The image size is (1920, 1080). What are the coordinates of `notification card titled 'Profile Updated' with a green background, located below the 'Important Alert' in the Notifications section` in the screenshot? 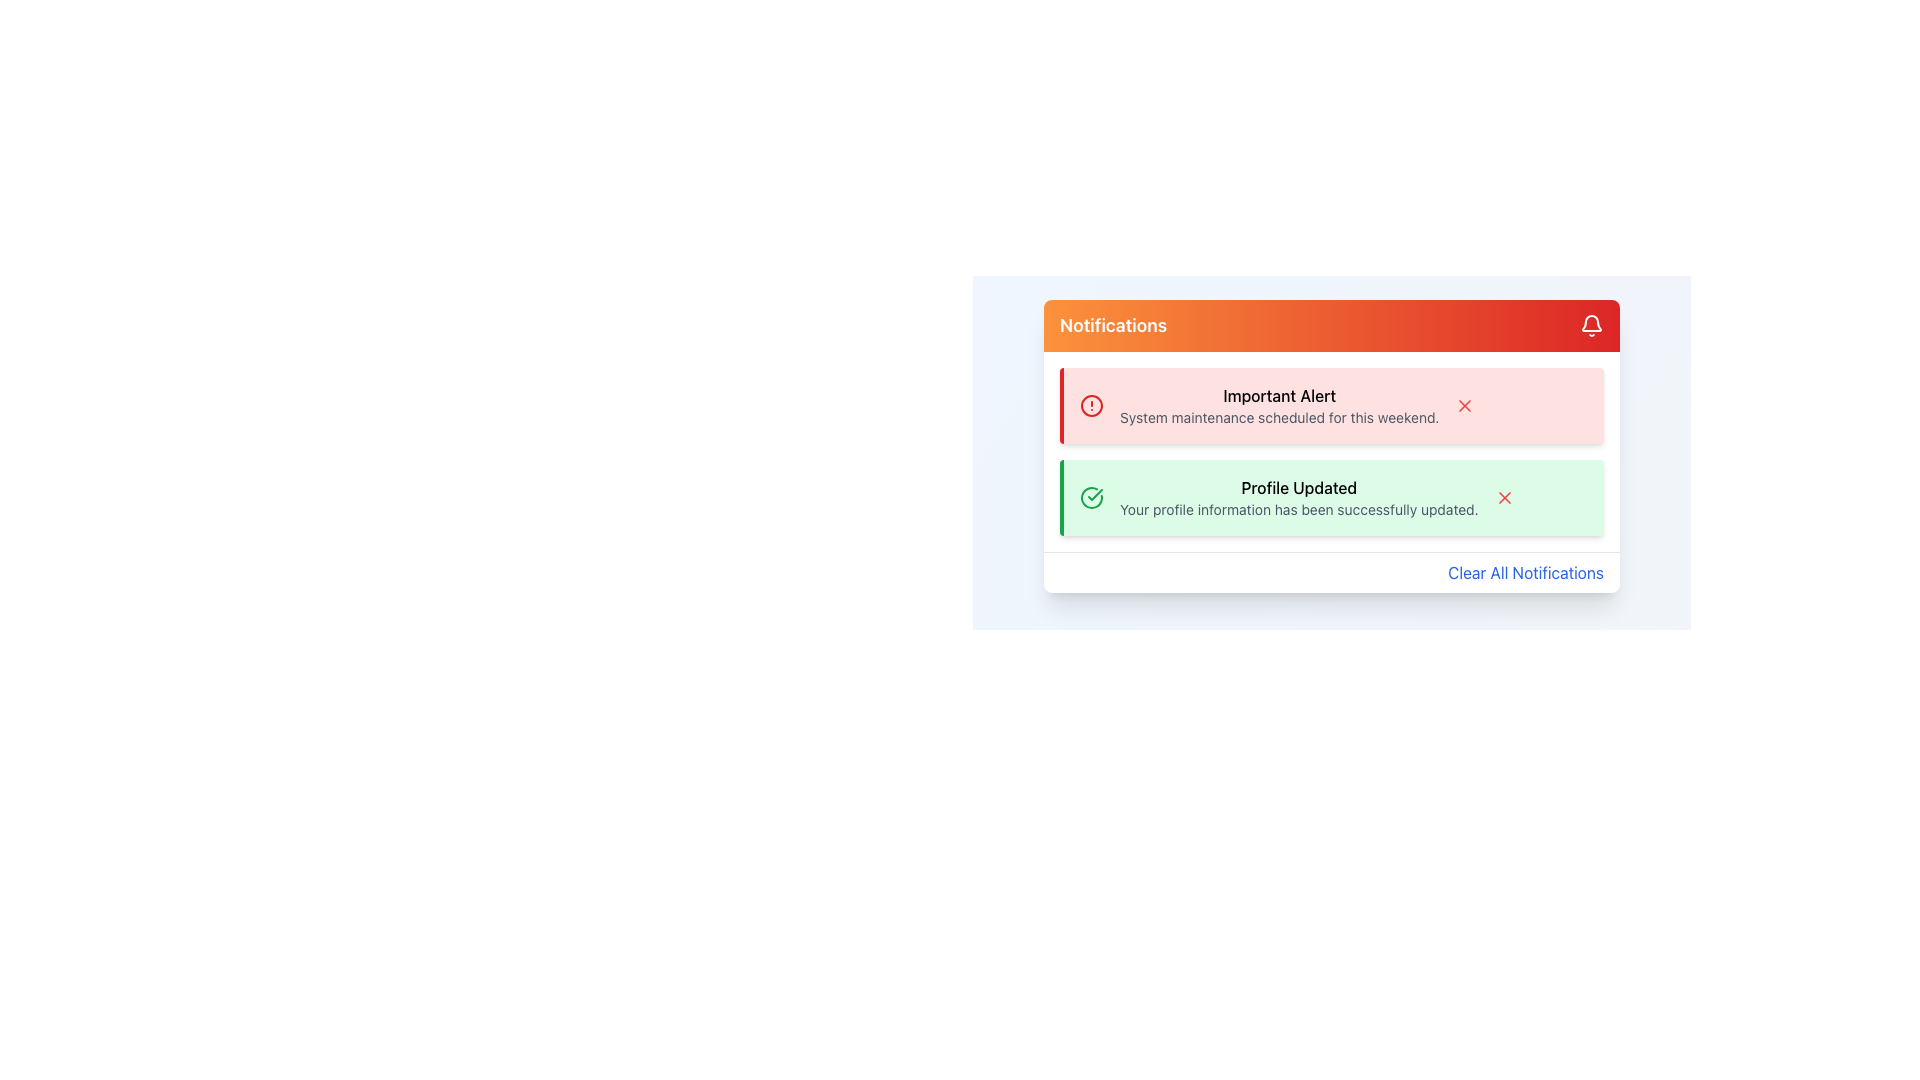 It's located at (1331, 496).